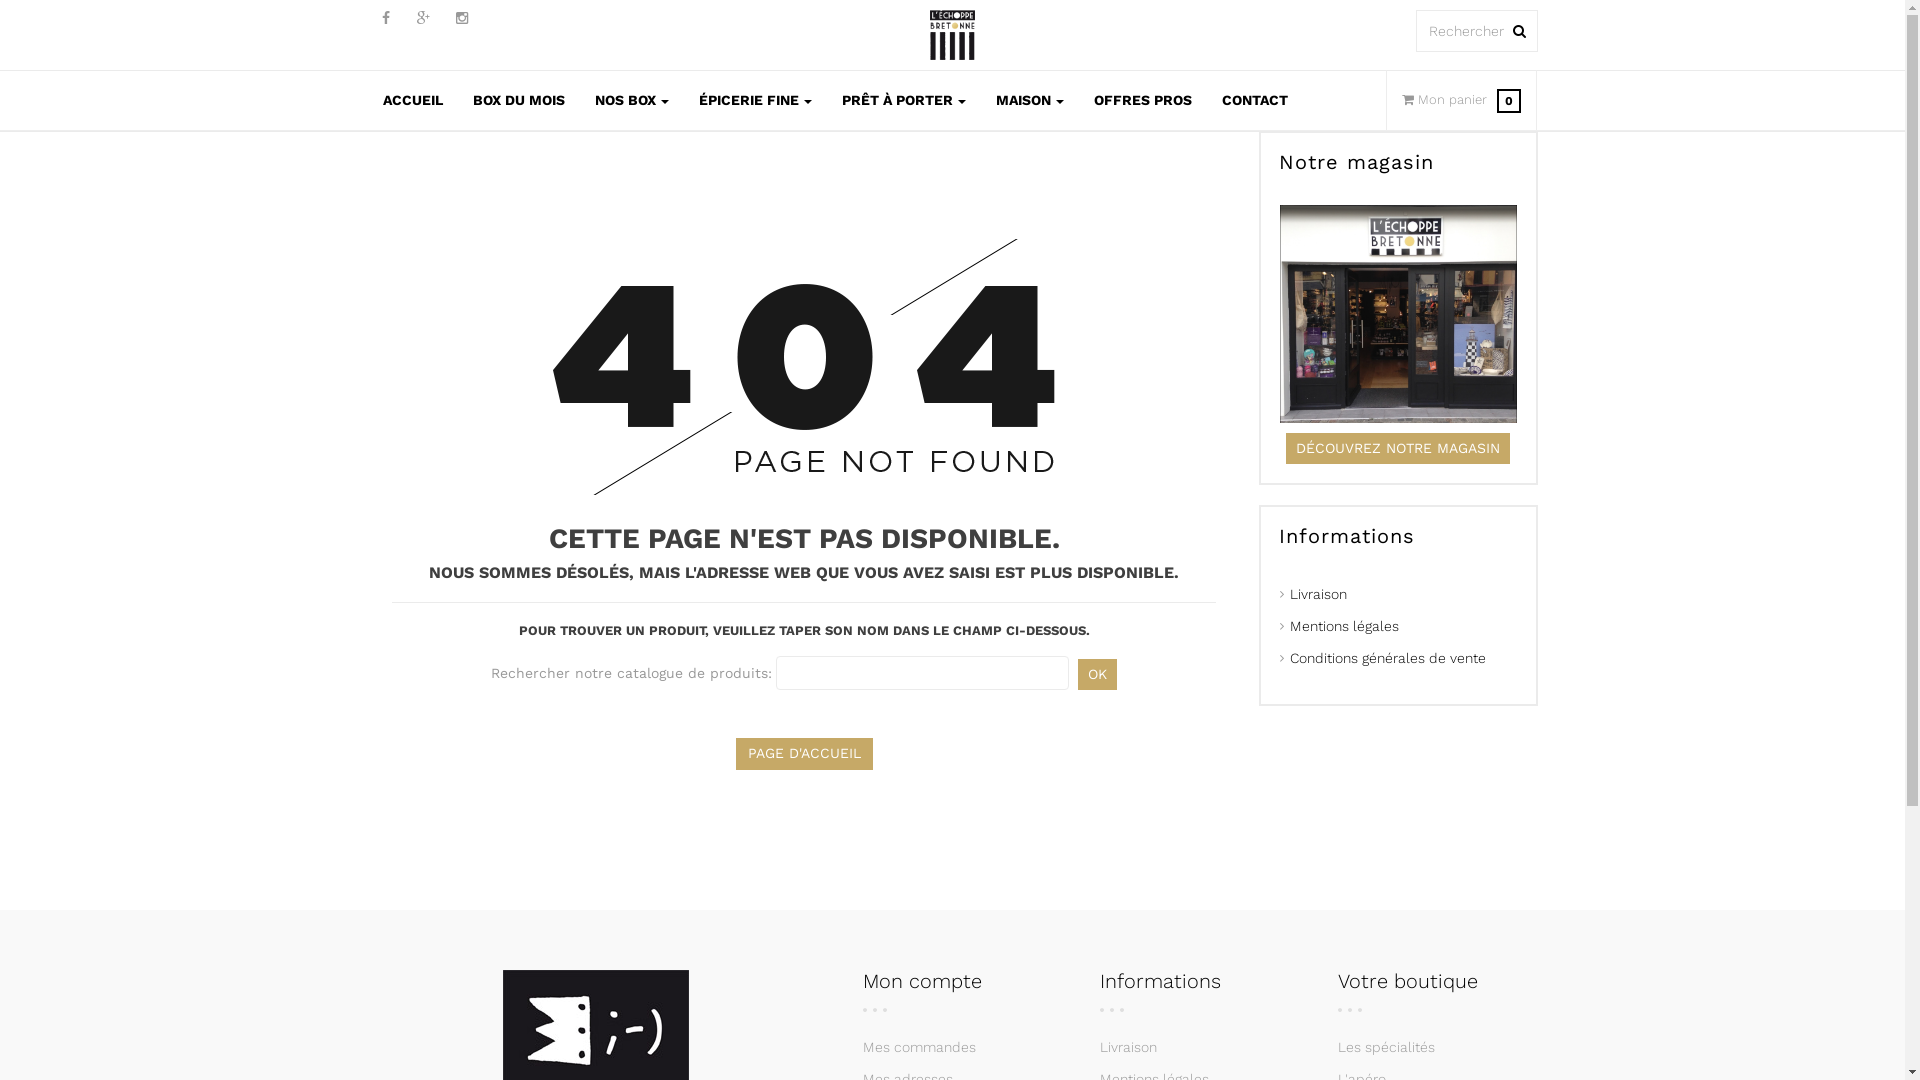  Describe the element at coordinates (1204, 100) in the screenshot. I see `'CONTACT'` at that location.